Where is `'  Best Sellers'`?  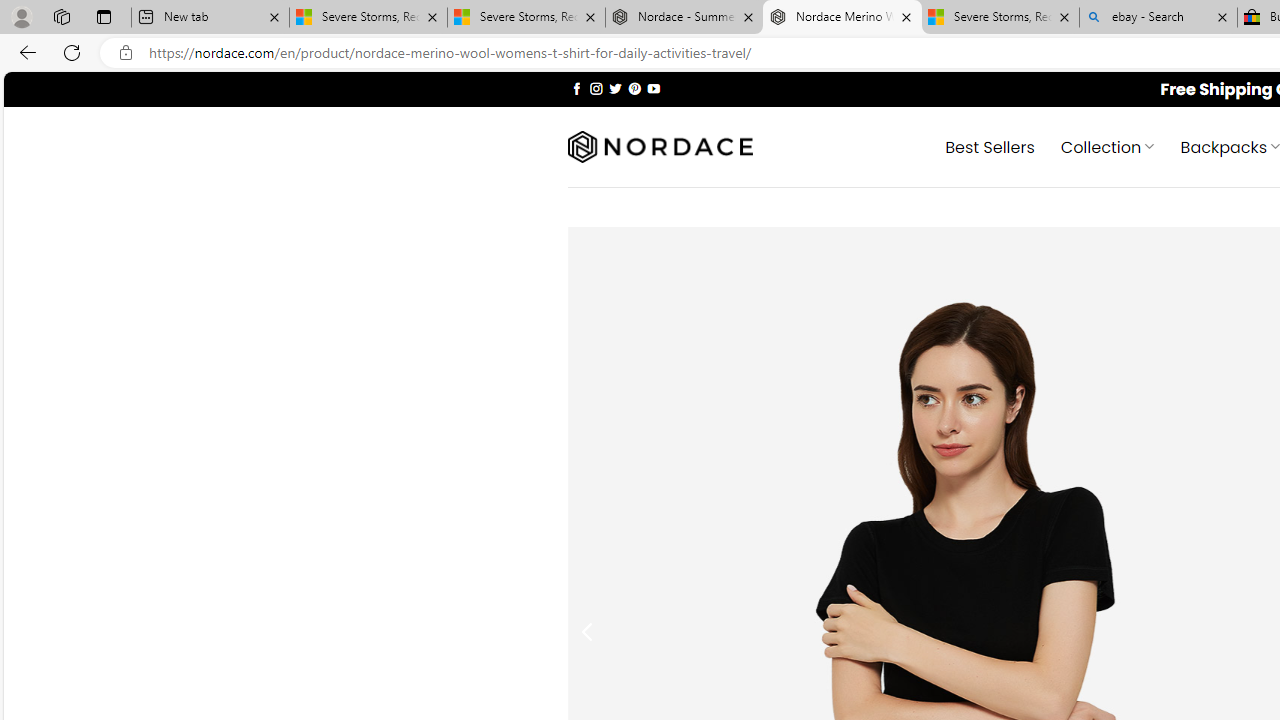
'  Best Sellers' is located at coordinates (990, 145).